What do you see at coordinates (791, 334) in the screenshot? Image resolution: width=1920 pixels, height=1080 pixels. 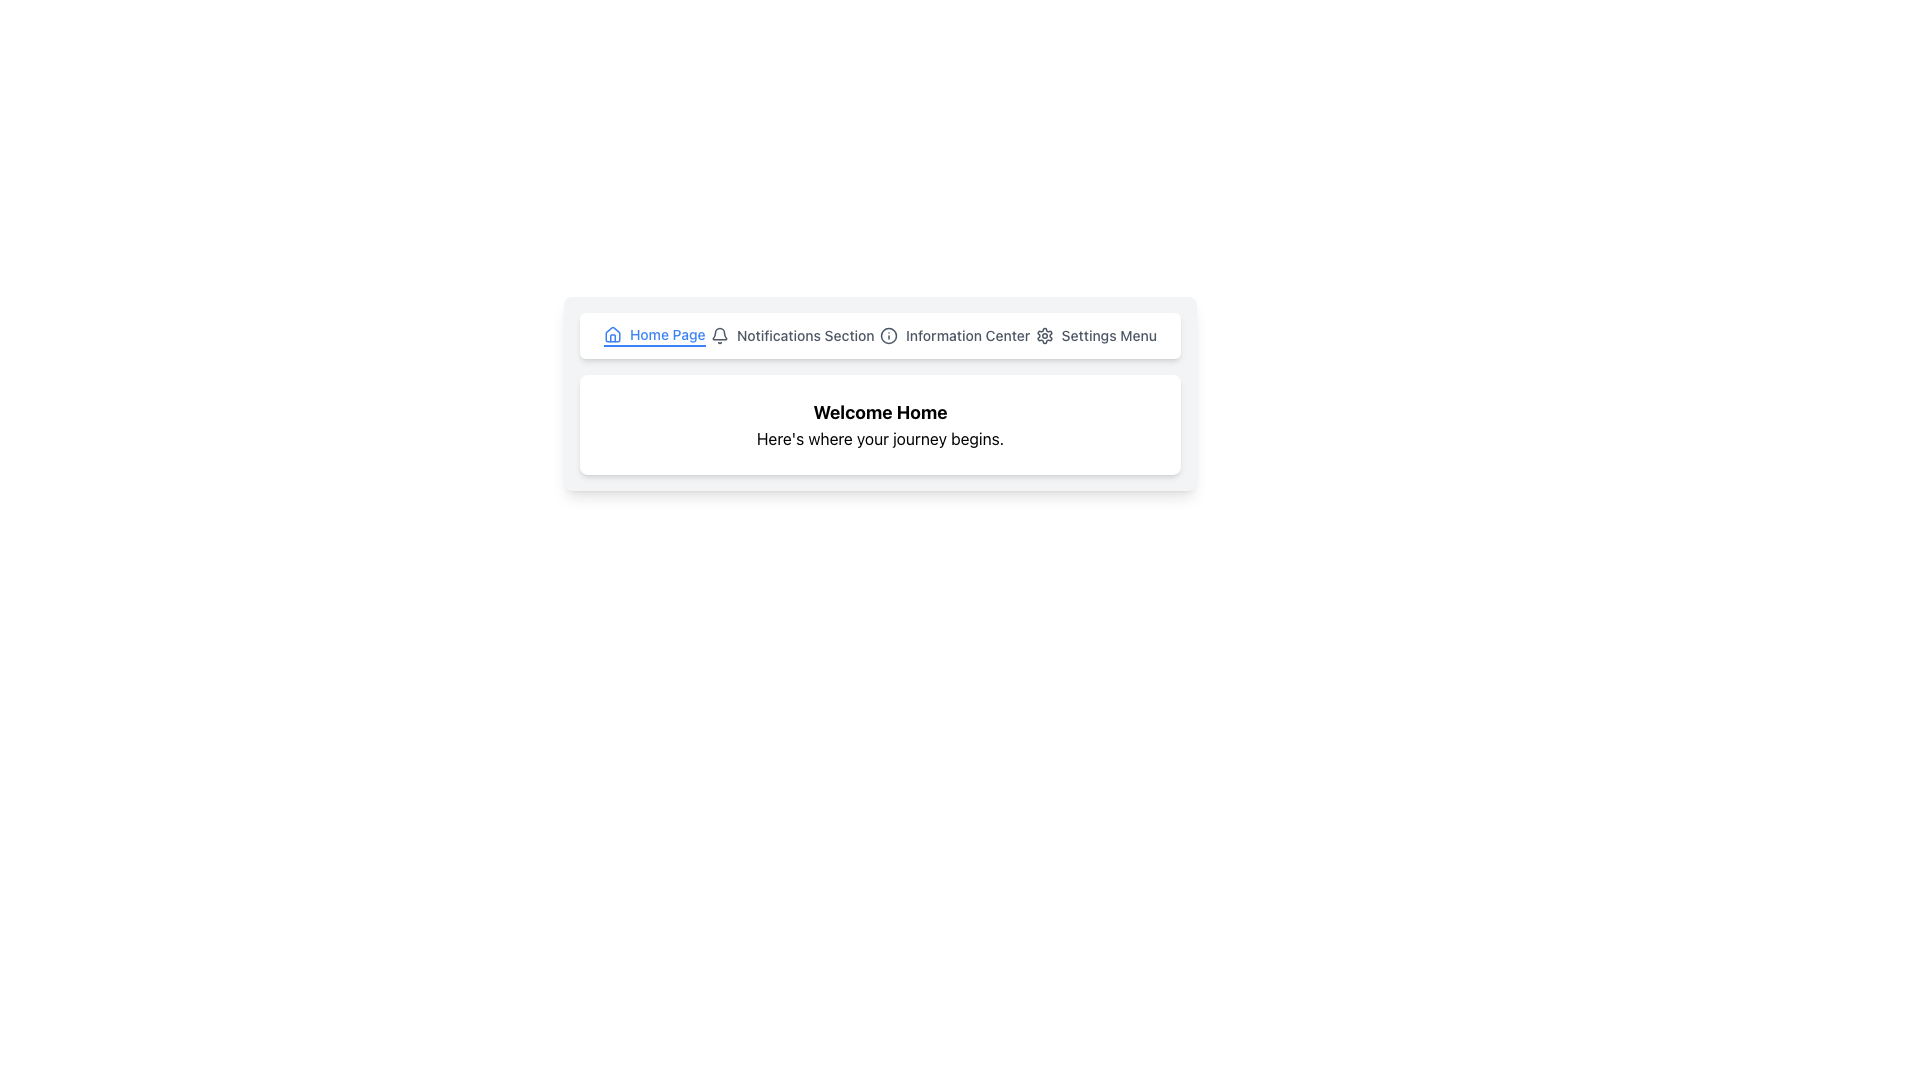 I see `the 'Notifications Section' button, which displays a bell icon and changes color from gray to blue on hover, located between the 'Home Page' and 'Information Center' buttons in the top navigation bar` at bounding box center [791, 334].